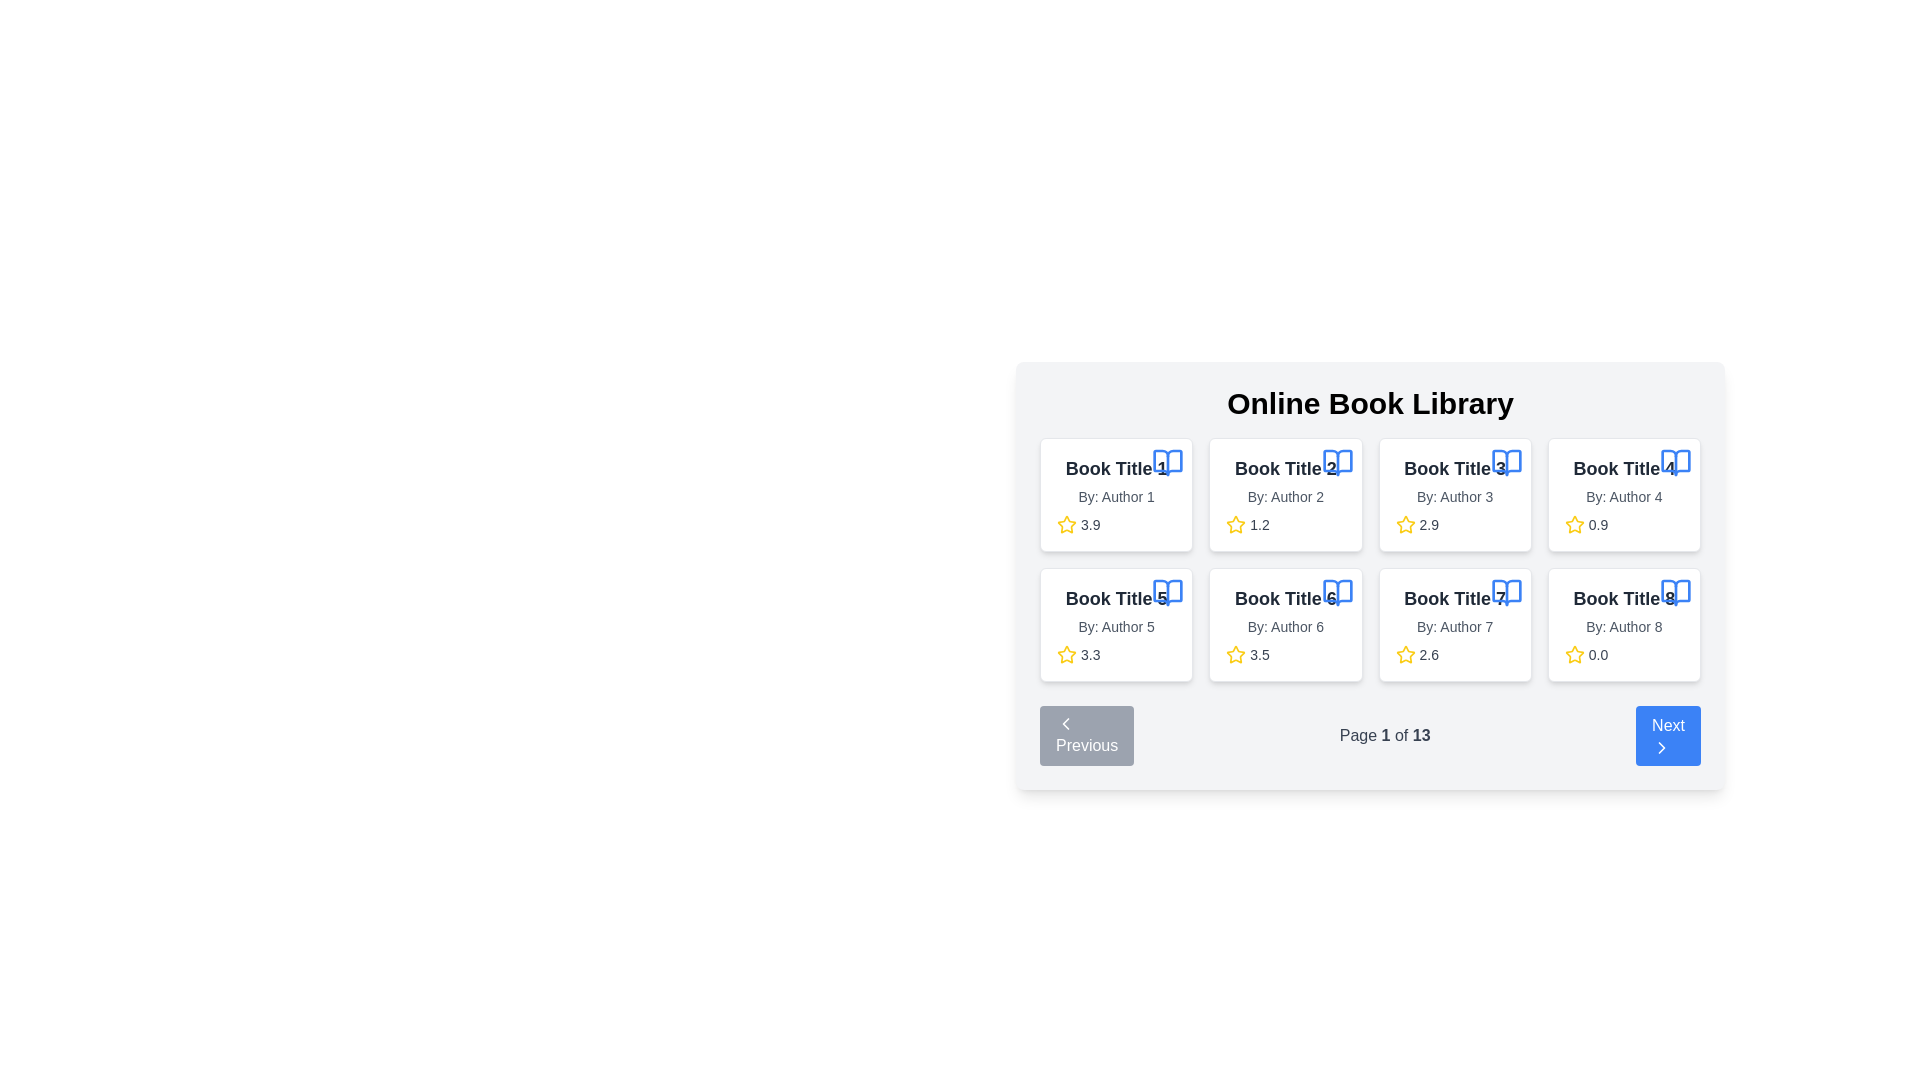 The height and width of the screenshot is (1080, 1920). I want to click on the second title text in the grid layout of cards, which identifies a book in the Online Book Library, so click(1285, 469).